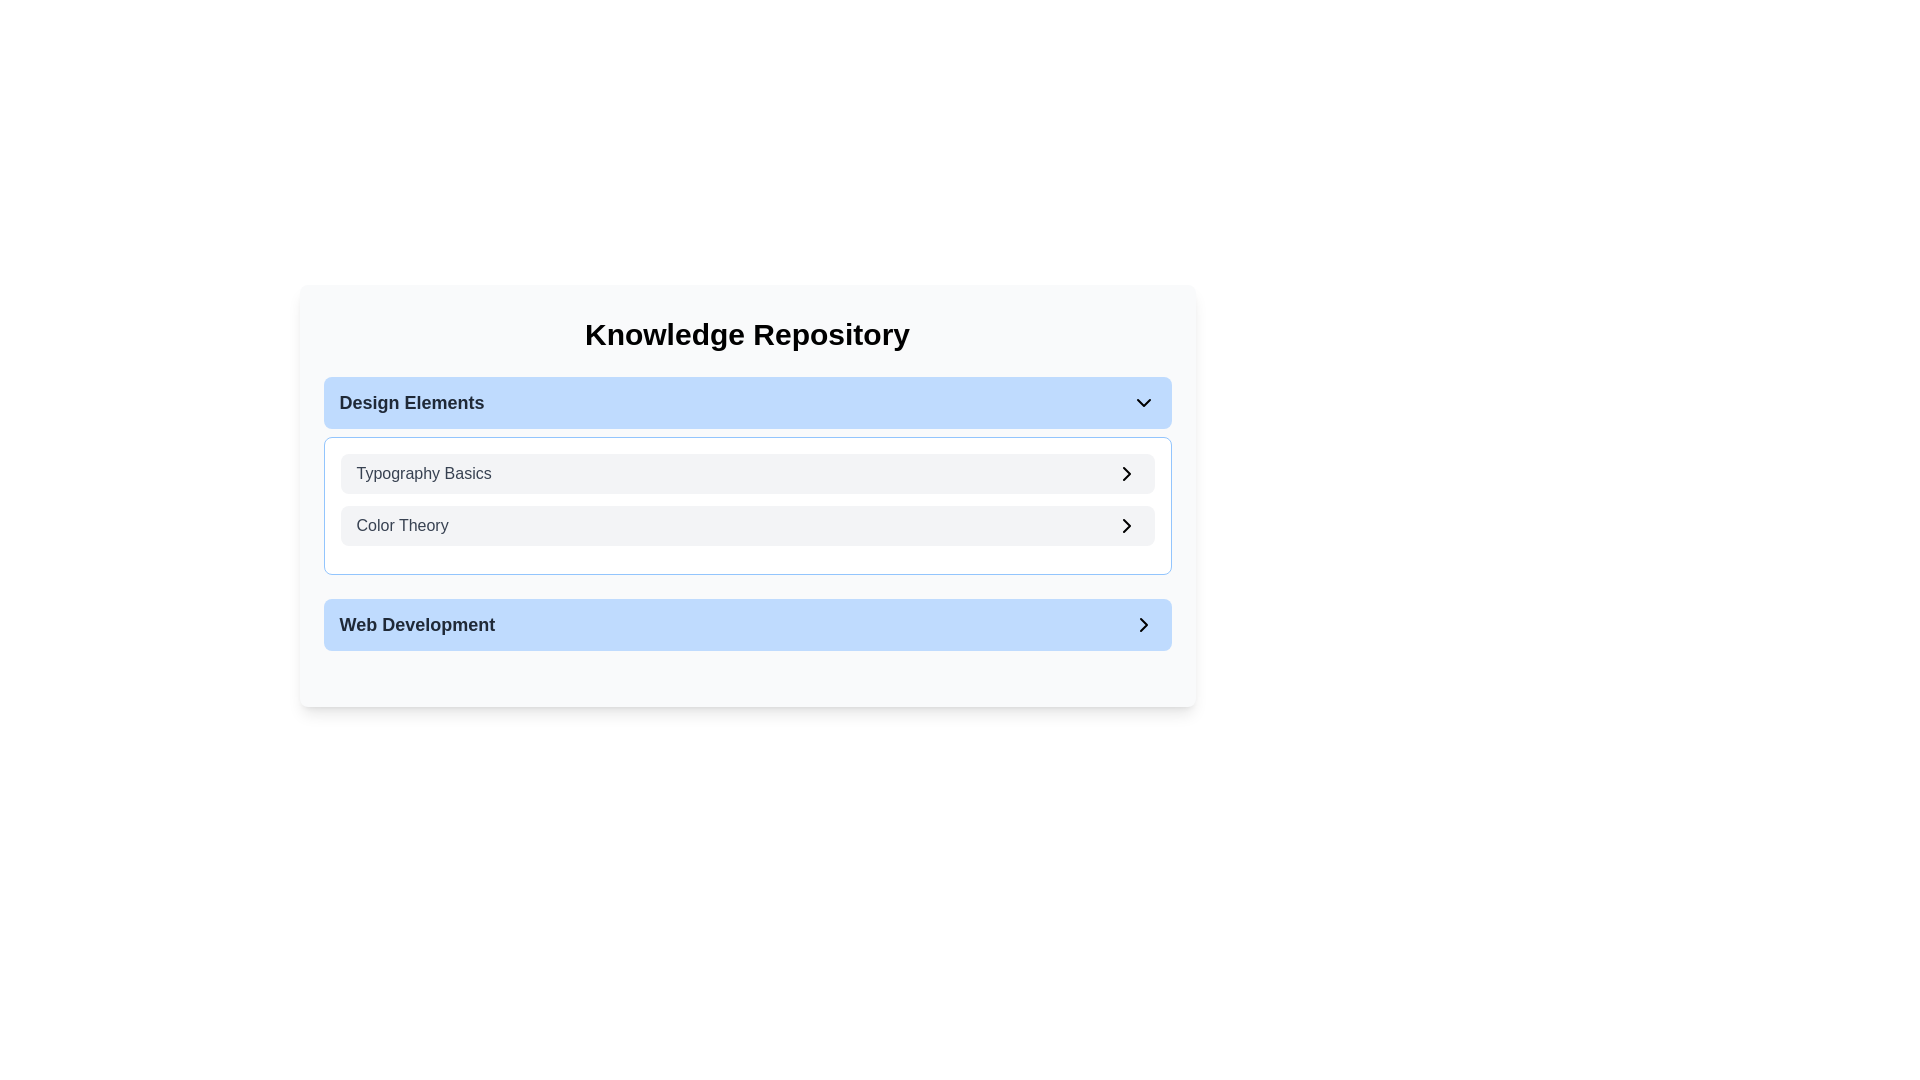  I want to click on the Dropdown menu item labeled 'Typography Basics', so click(746, 475).